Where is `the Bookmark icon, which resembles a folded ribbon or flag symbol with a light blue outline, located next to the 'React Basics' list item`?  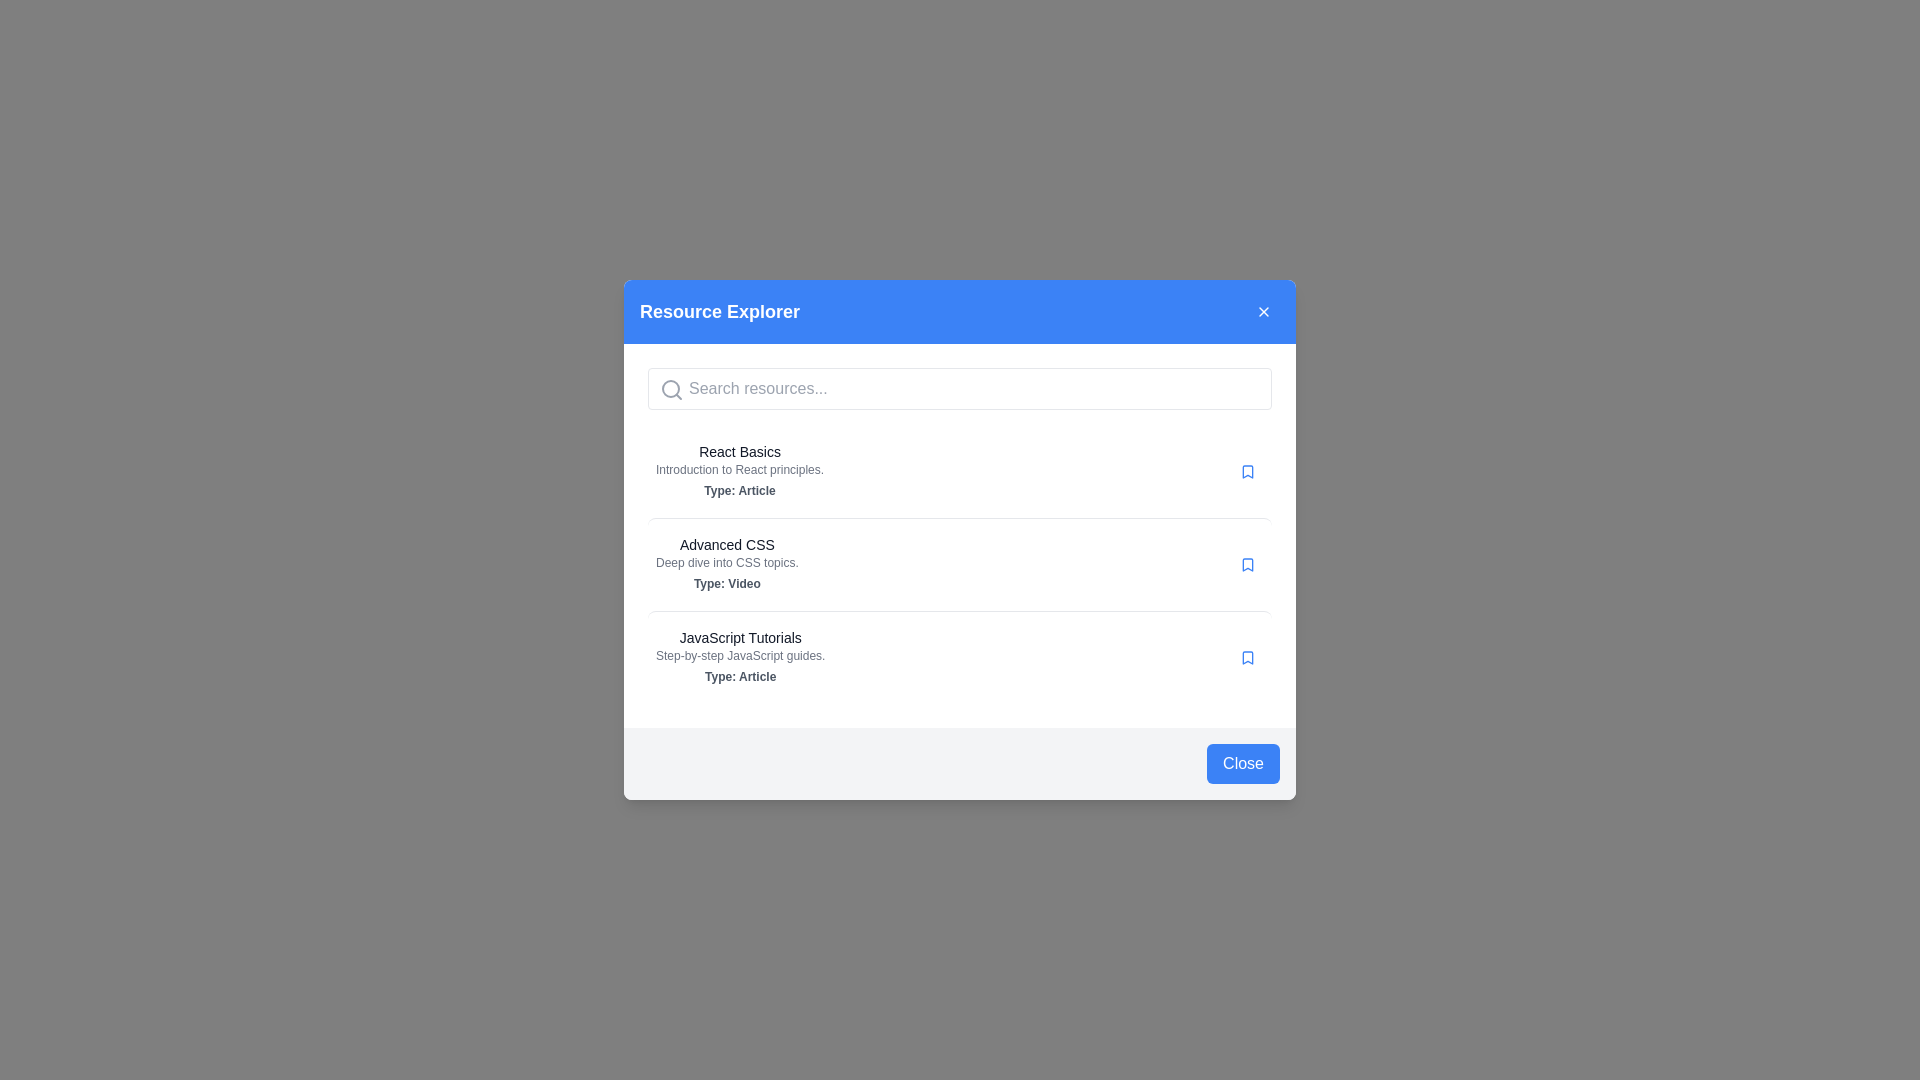 the Bookmark icon, which resembles a folded ribbon or flag symbol with a light blue outline, located next to the 'React Basics' list item is located at coordinates (1247, 471).